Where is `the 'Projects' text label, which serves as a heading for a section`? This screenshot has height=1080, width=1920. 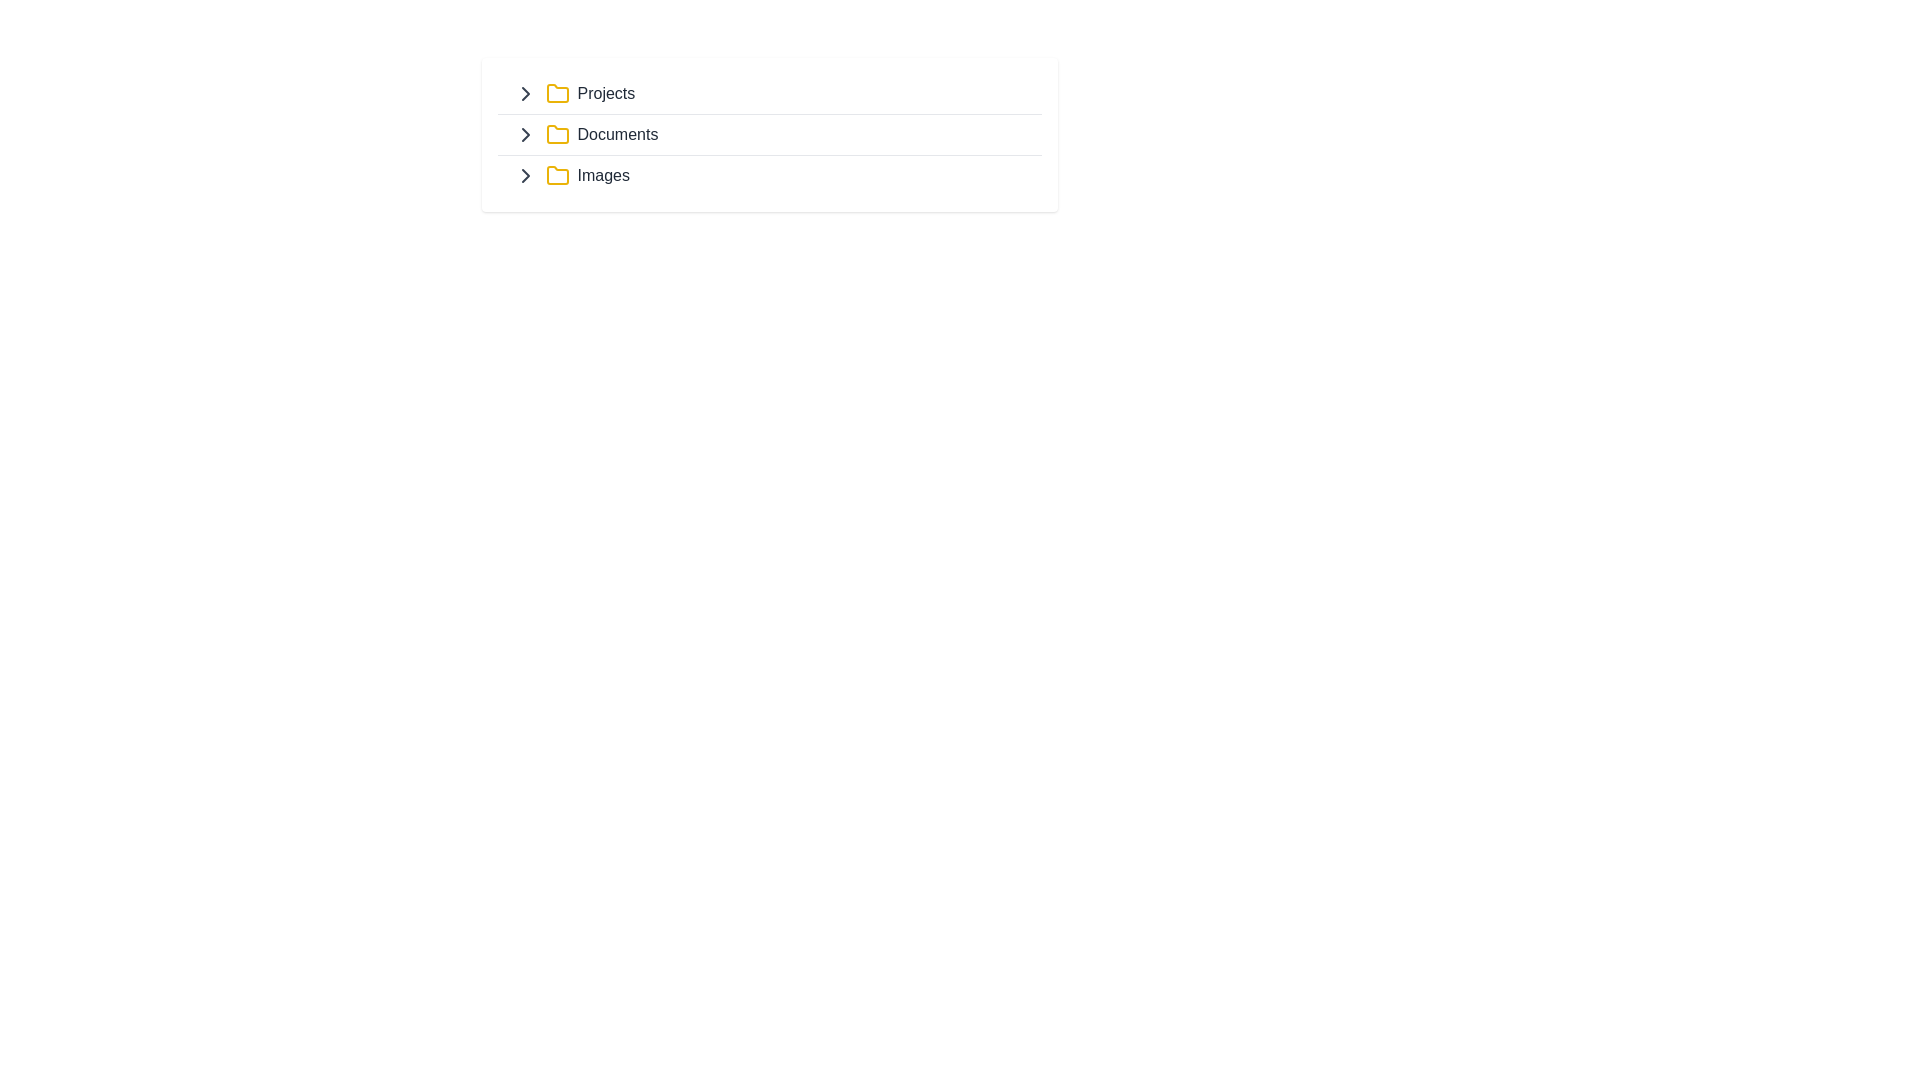
the 'Projects' text label, which serves as a heading for a section is located at coordinates (605, 93).